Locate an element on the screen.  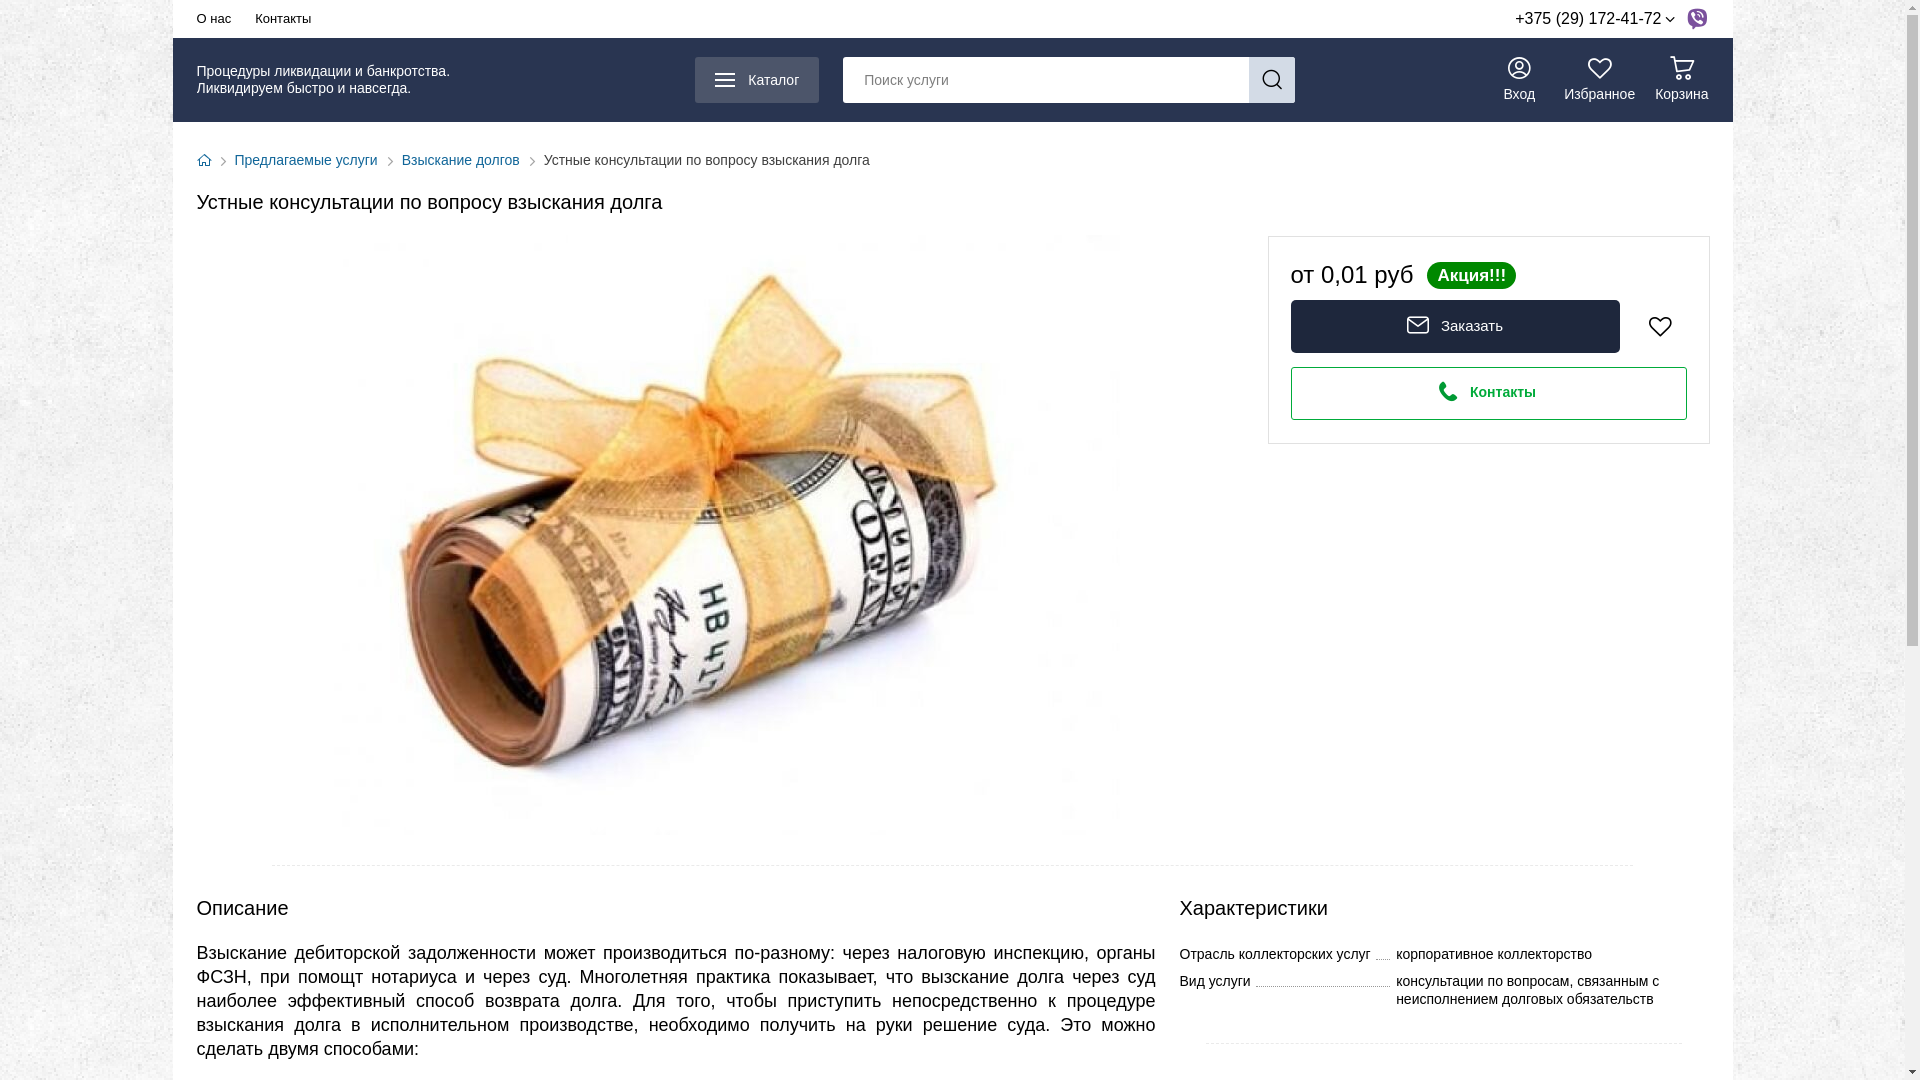
'Viber' is located at coordinates (1694, 19).